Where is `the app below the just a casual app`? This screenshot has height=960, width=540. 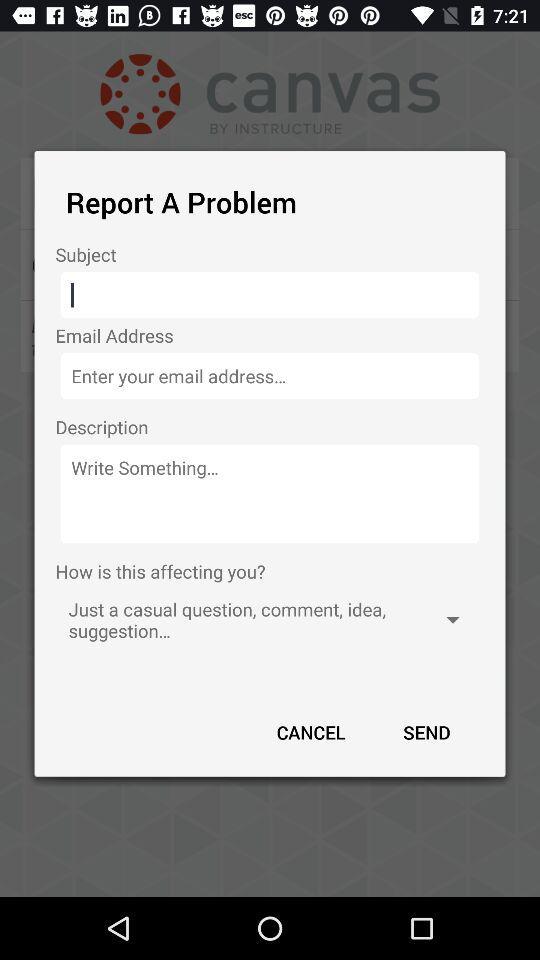
the app below the just a casual app is located at coordinates (311, 731).